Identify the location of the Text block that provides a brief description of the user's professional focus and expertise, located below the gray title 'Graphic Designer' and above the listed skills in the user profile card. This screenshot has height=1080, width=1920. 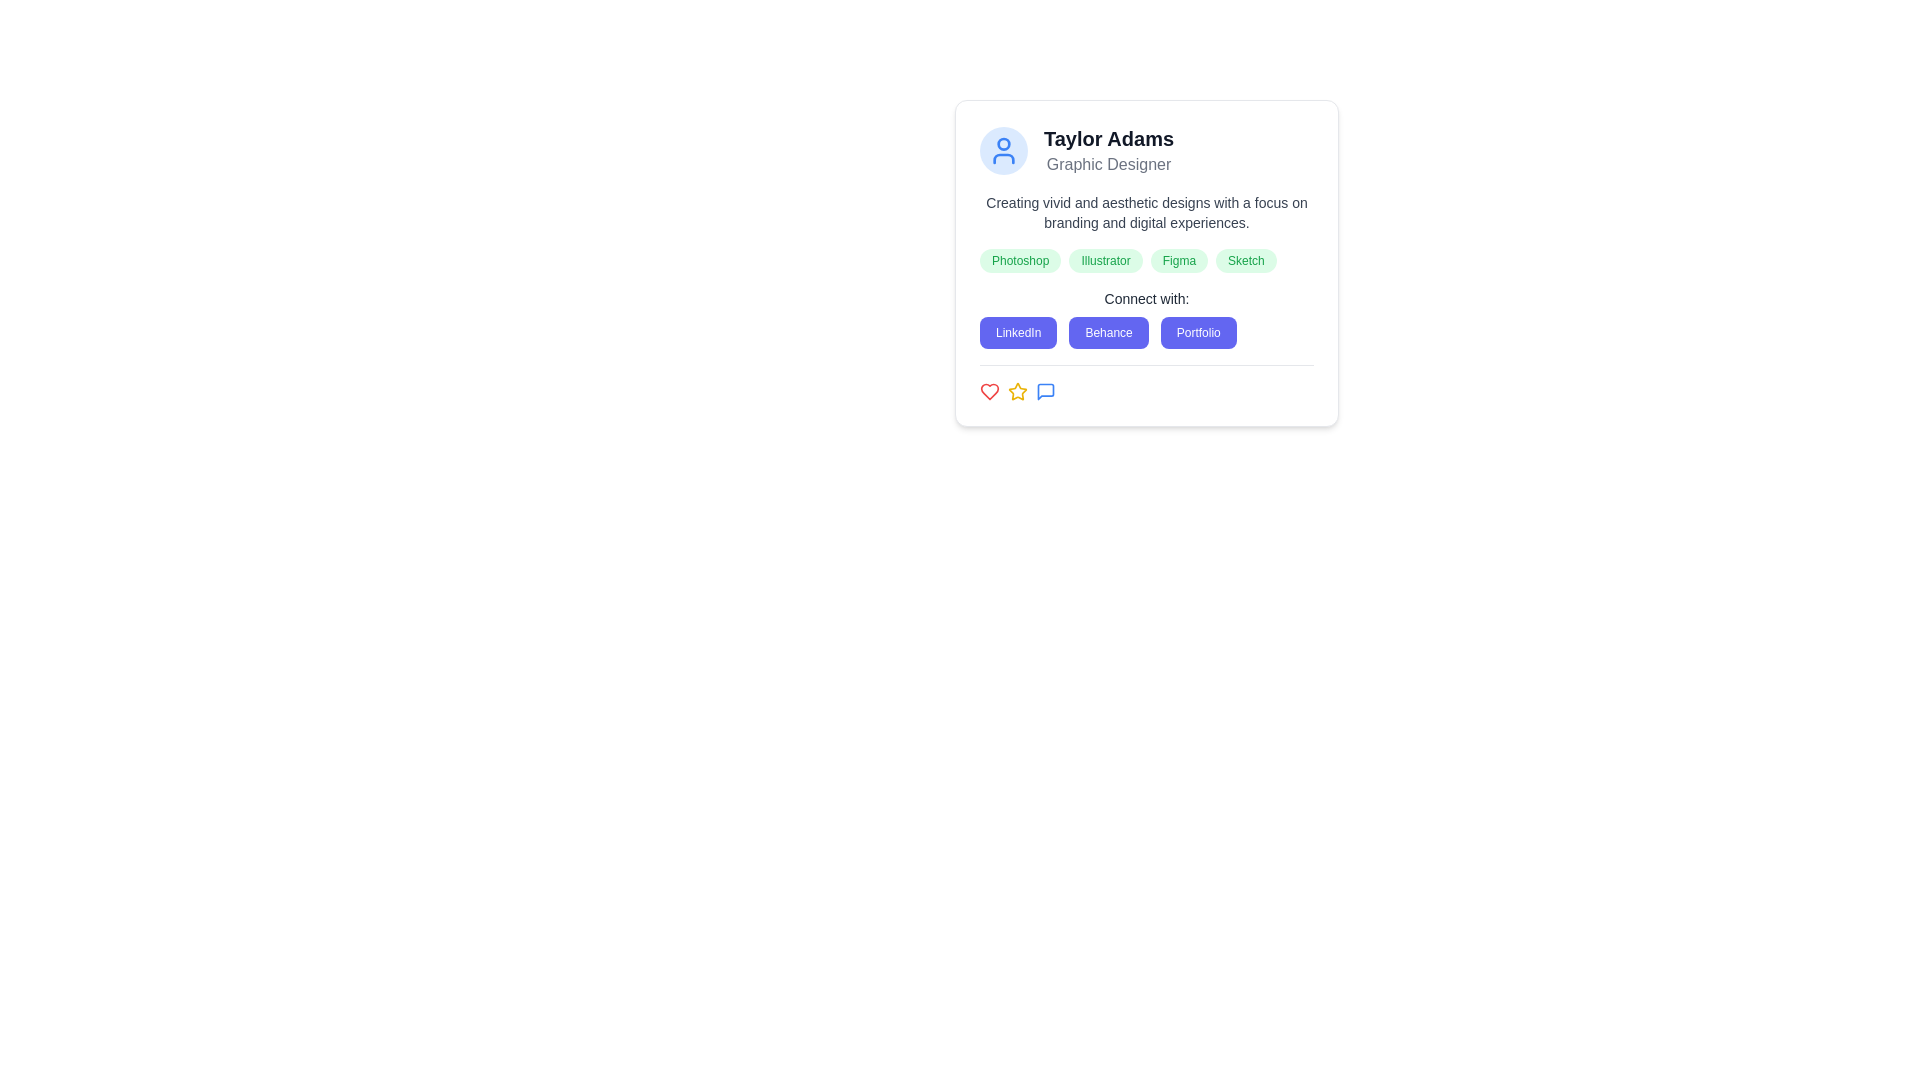
(1147, 212).